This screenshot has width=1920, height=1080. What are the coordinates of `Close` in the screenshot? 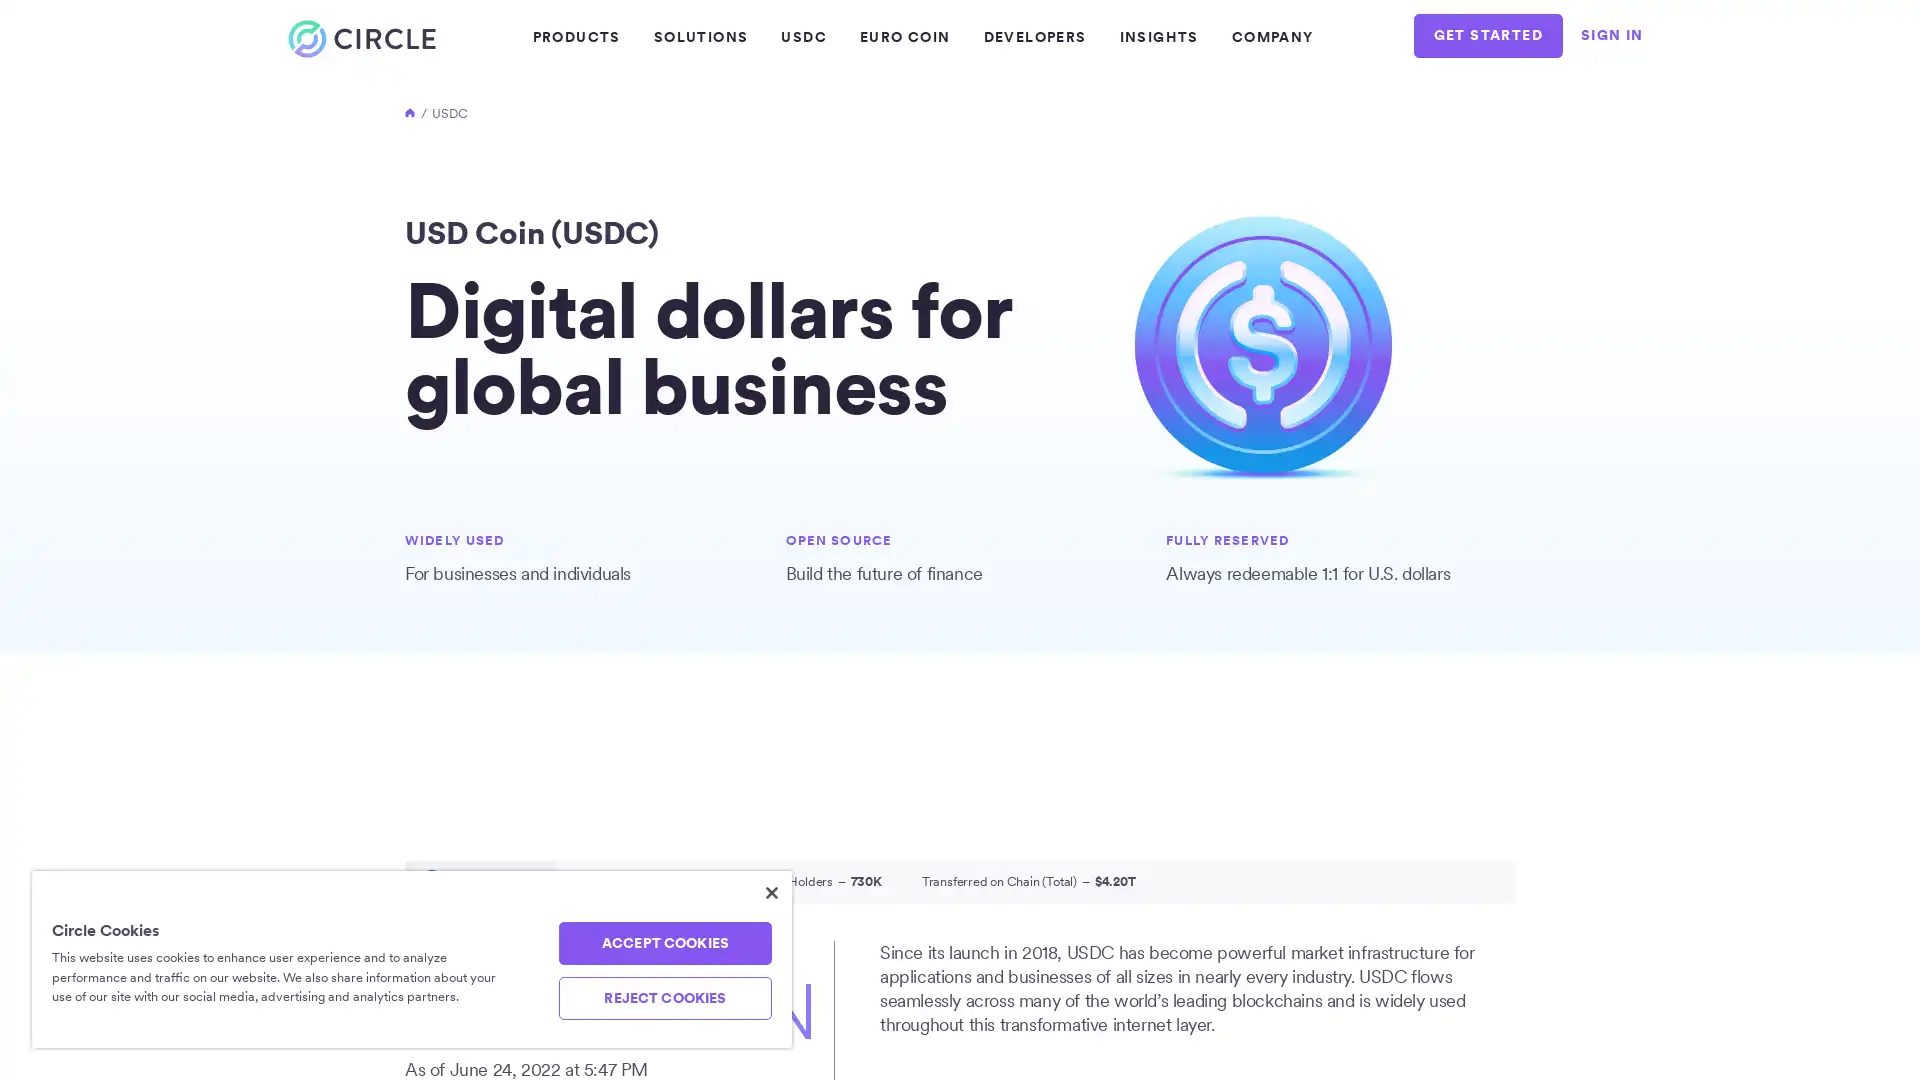 It's located at (771, 892).